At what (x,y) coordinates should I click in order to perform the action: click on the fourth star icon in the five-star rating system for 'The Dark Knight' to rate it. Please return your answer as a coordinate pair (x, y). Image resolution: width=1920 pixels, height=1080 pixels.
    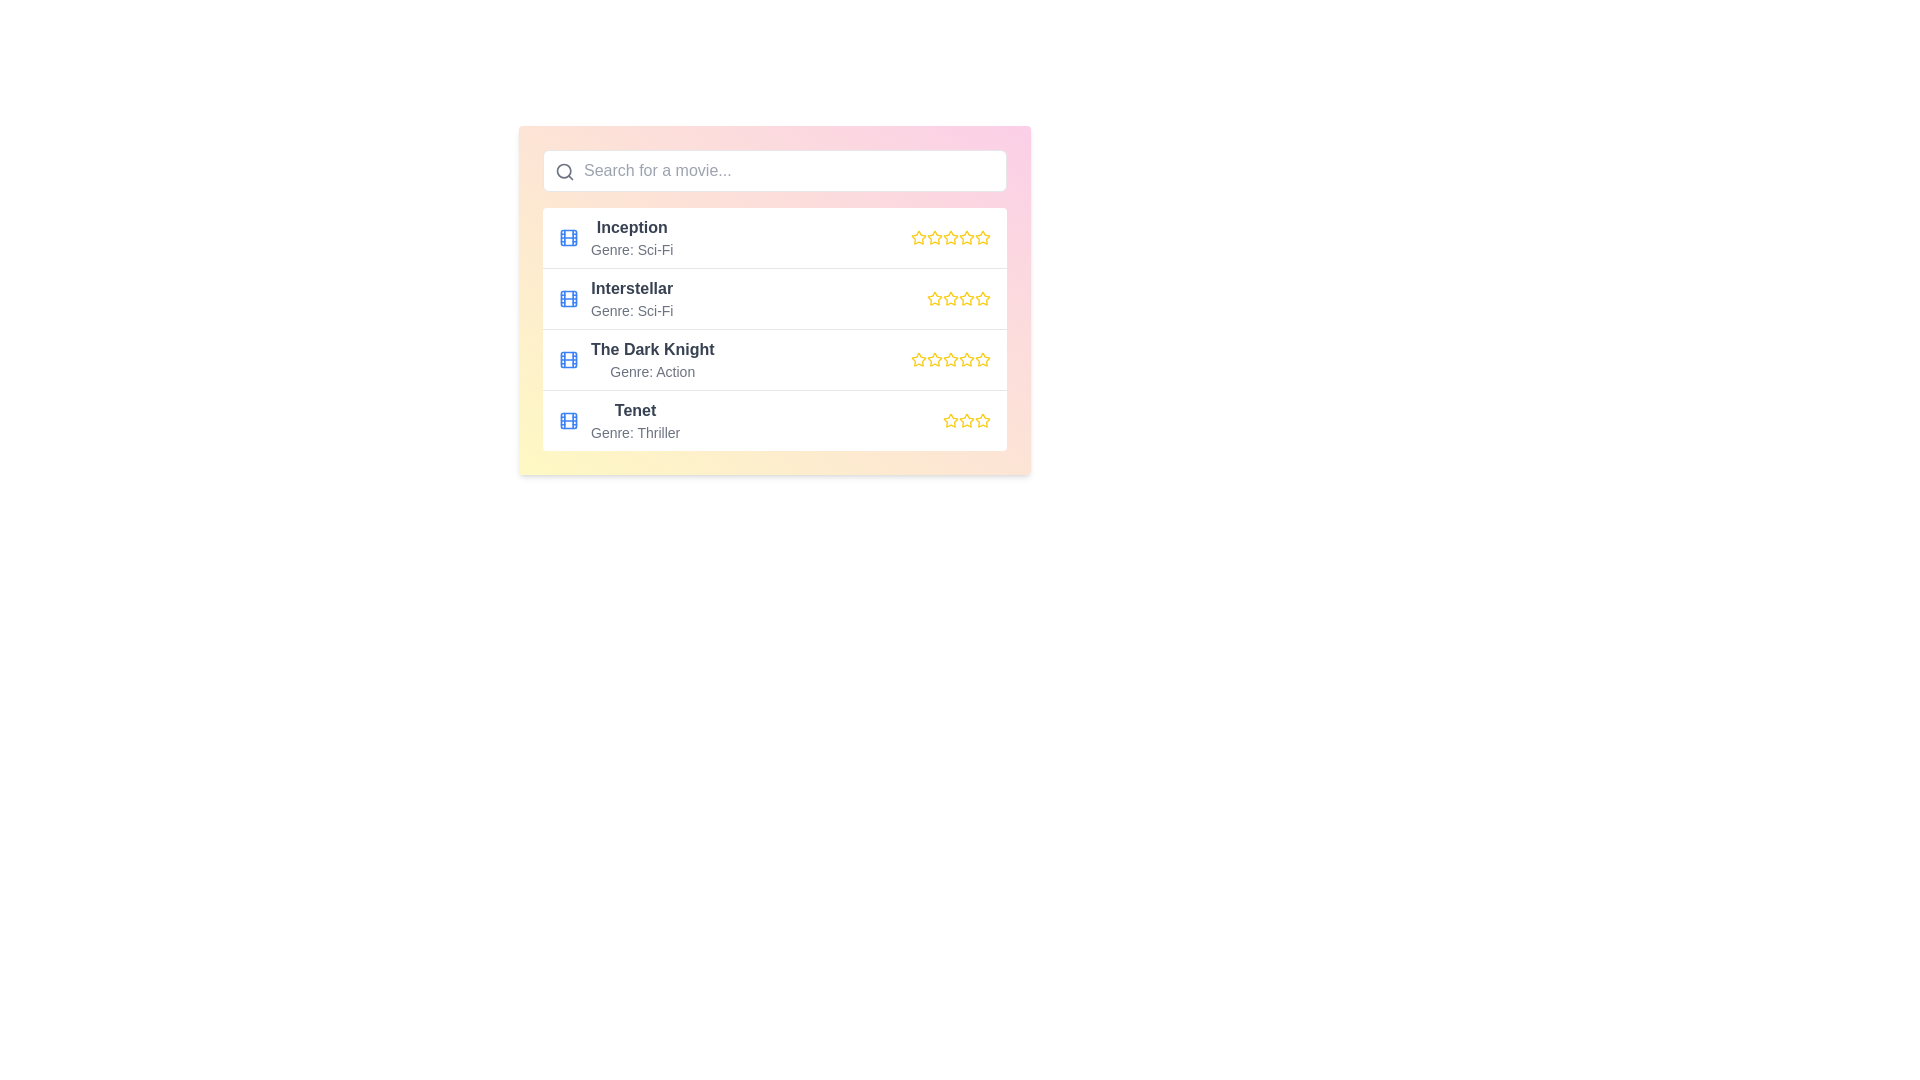
    Looking at the image, I should click on (966, 358).